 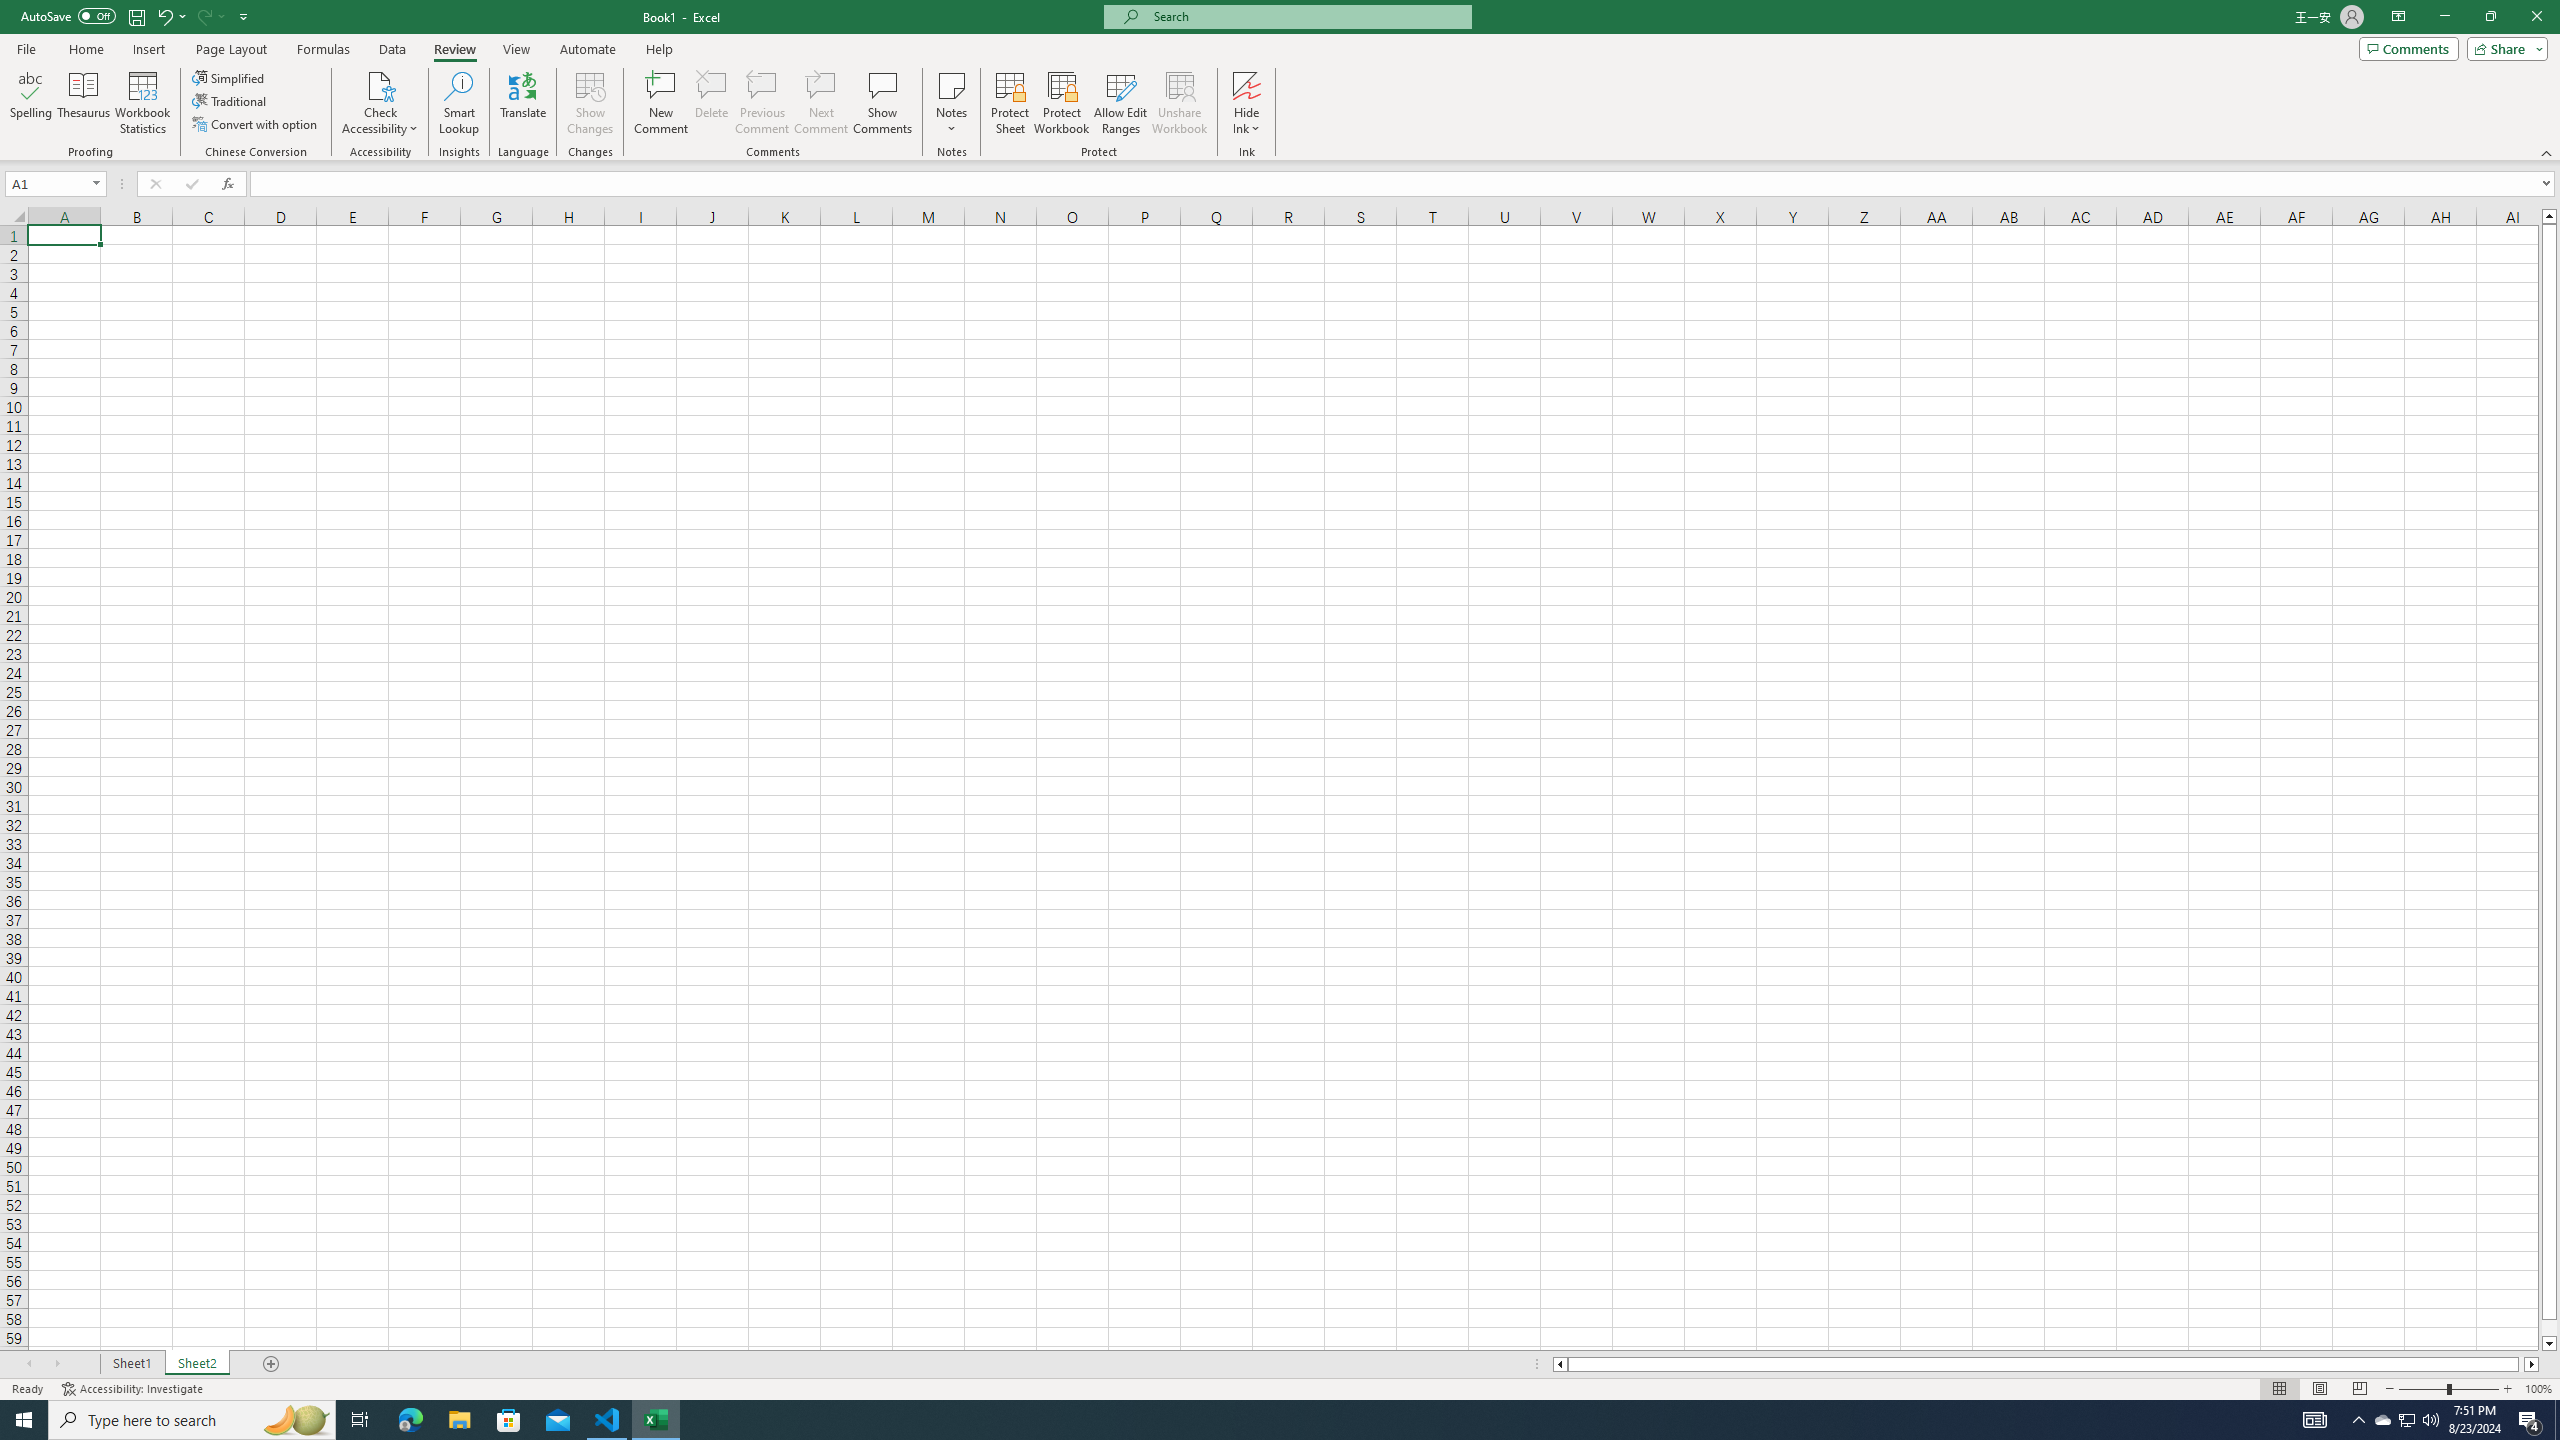 What do you see at coordinates (951, 103) in the screenshot?
I see `'Notes'` at bounding box center [951, 103].